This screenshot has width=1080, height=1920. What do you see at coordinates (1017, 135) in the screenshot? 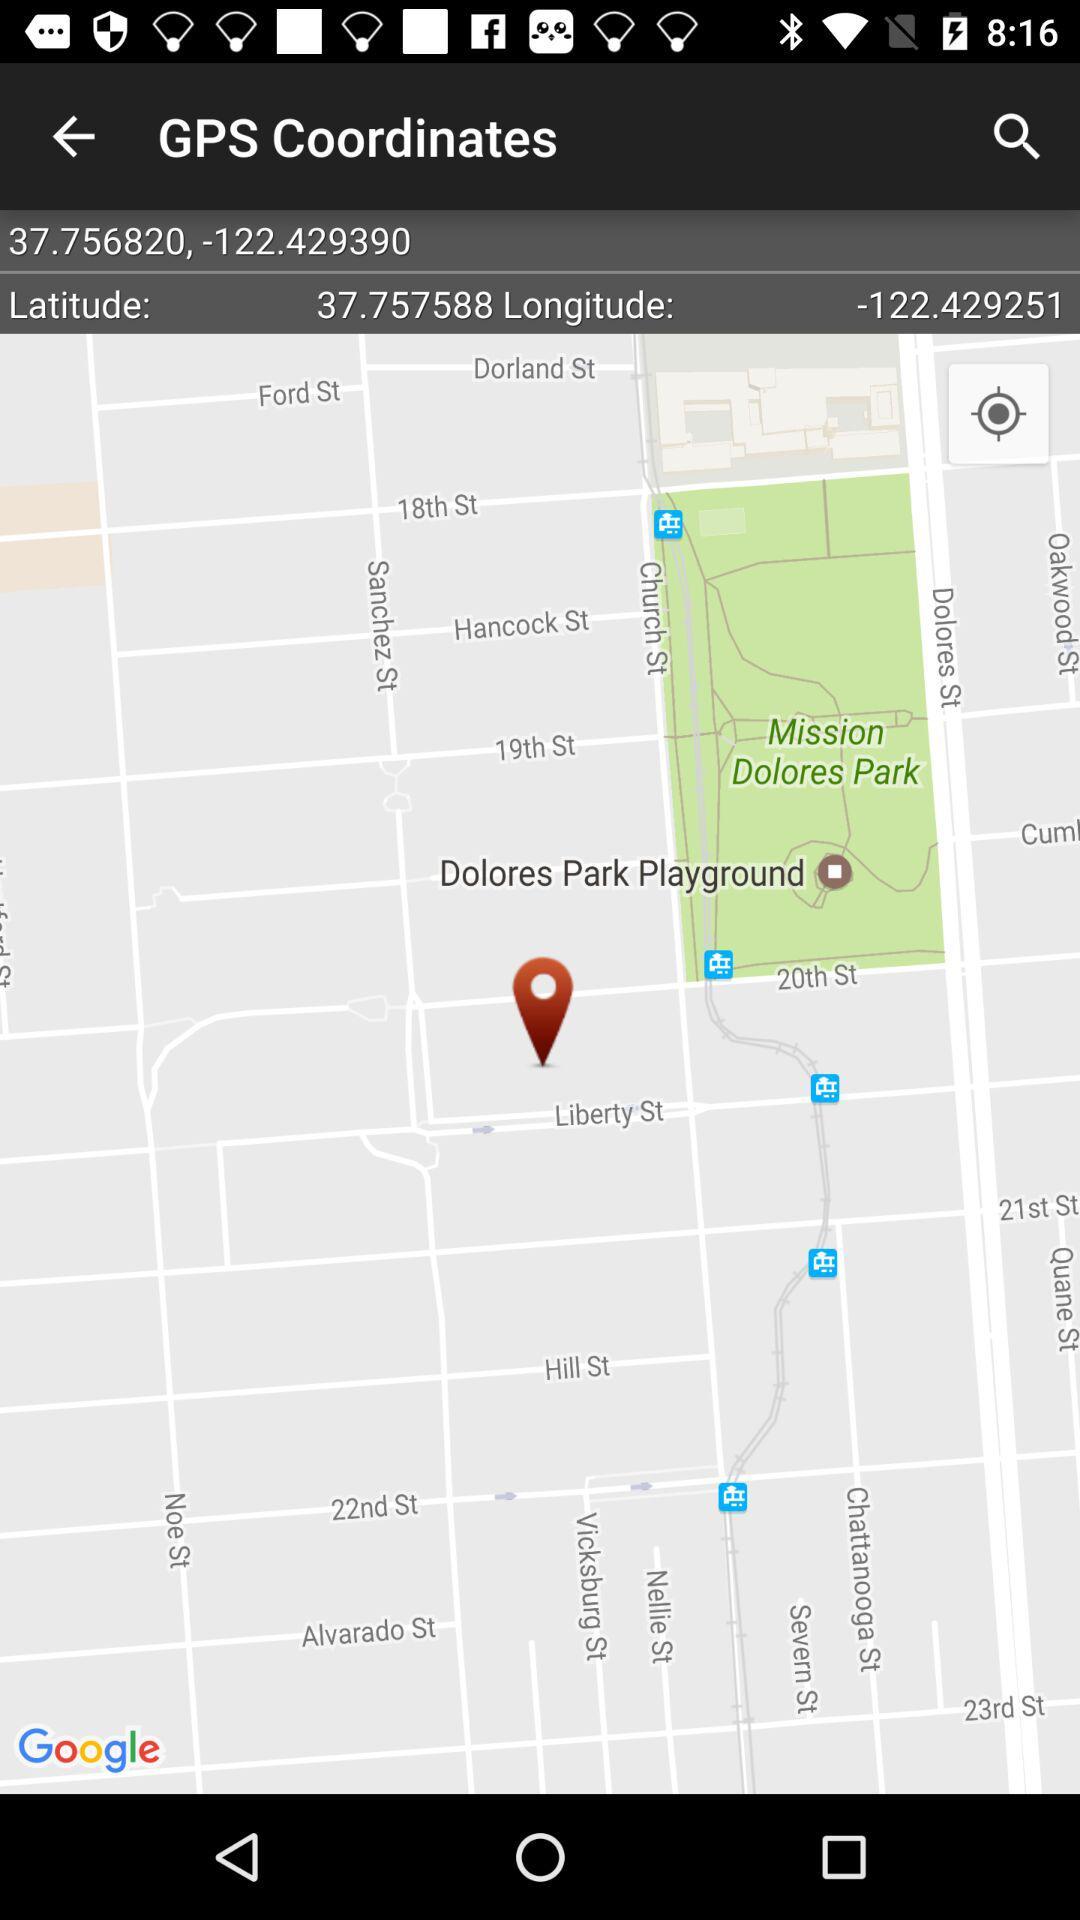
I see `the item above the 37 756820 122 icon` at bounding box center [1017, 135].